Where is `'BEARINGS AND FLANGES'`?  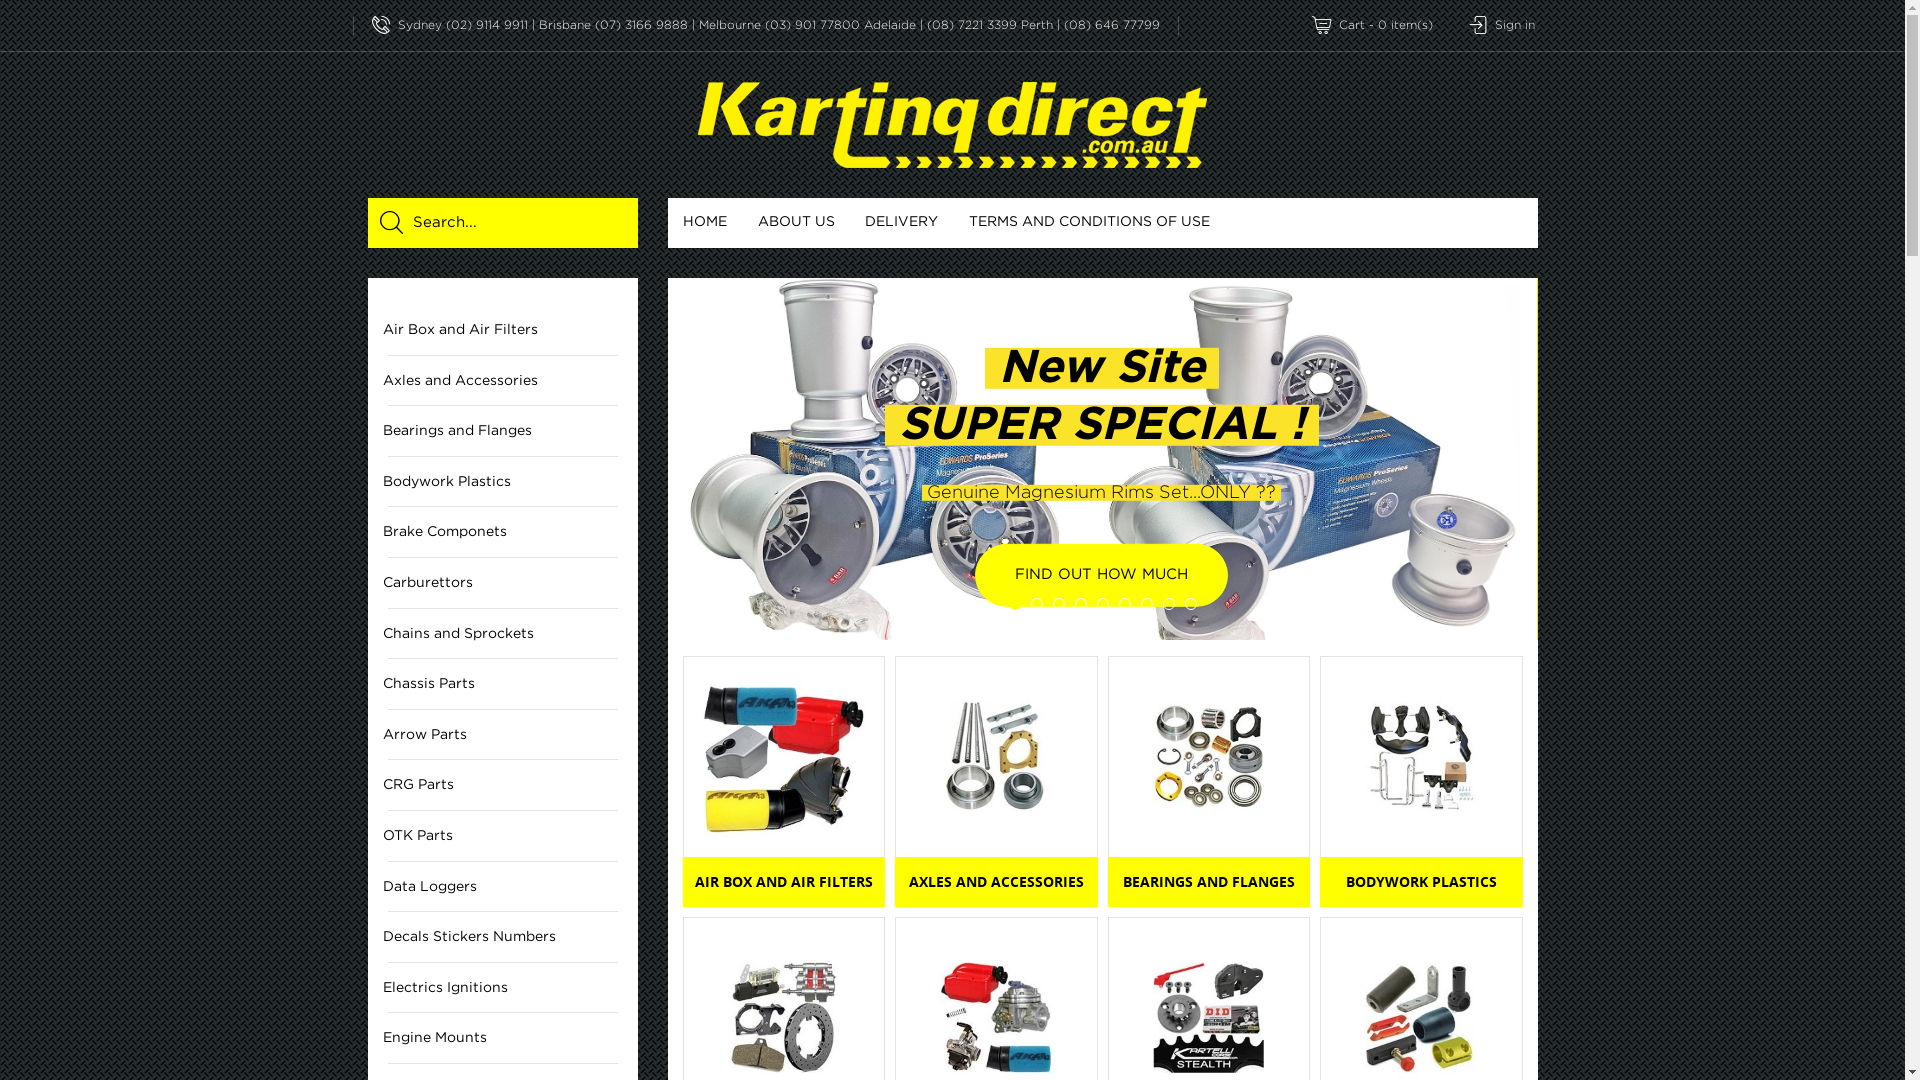 'BEARINGS AND FLANGES' is located at coordinates (1208, 881).